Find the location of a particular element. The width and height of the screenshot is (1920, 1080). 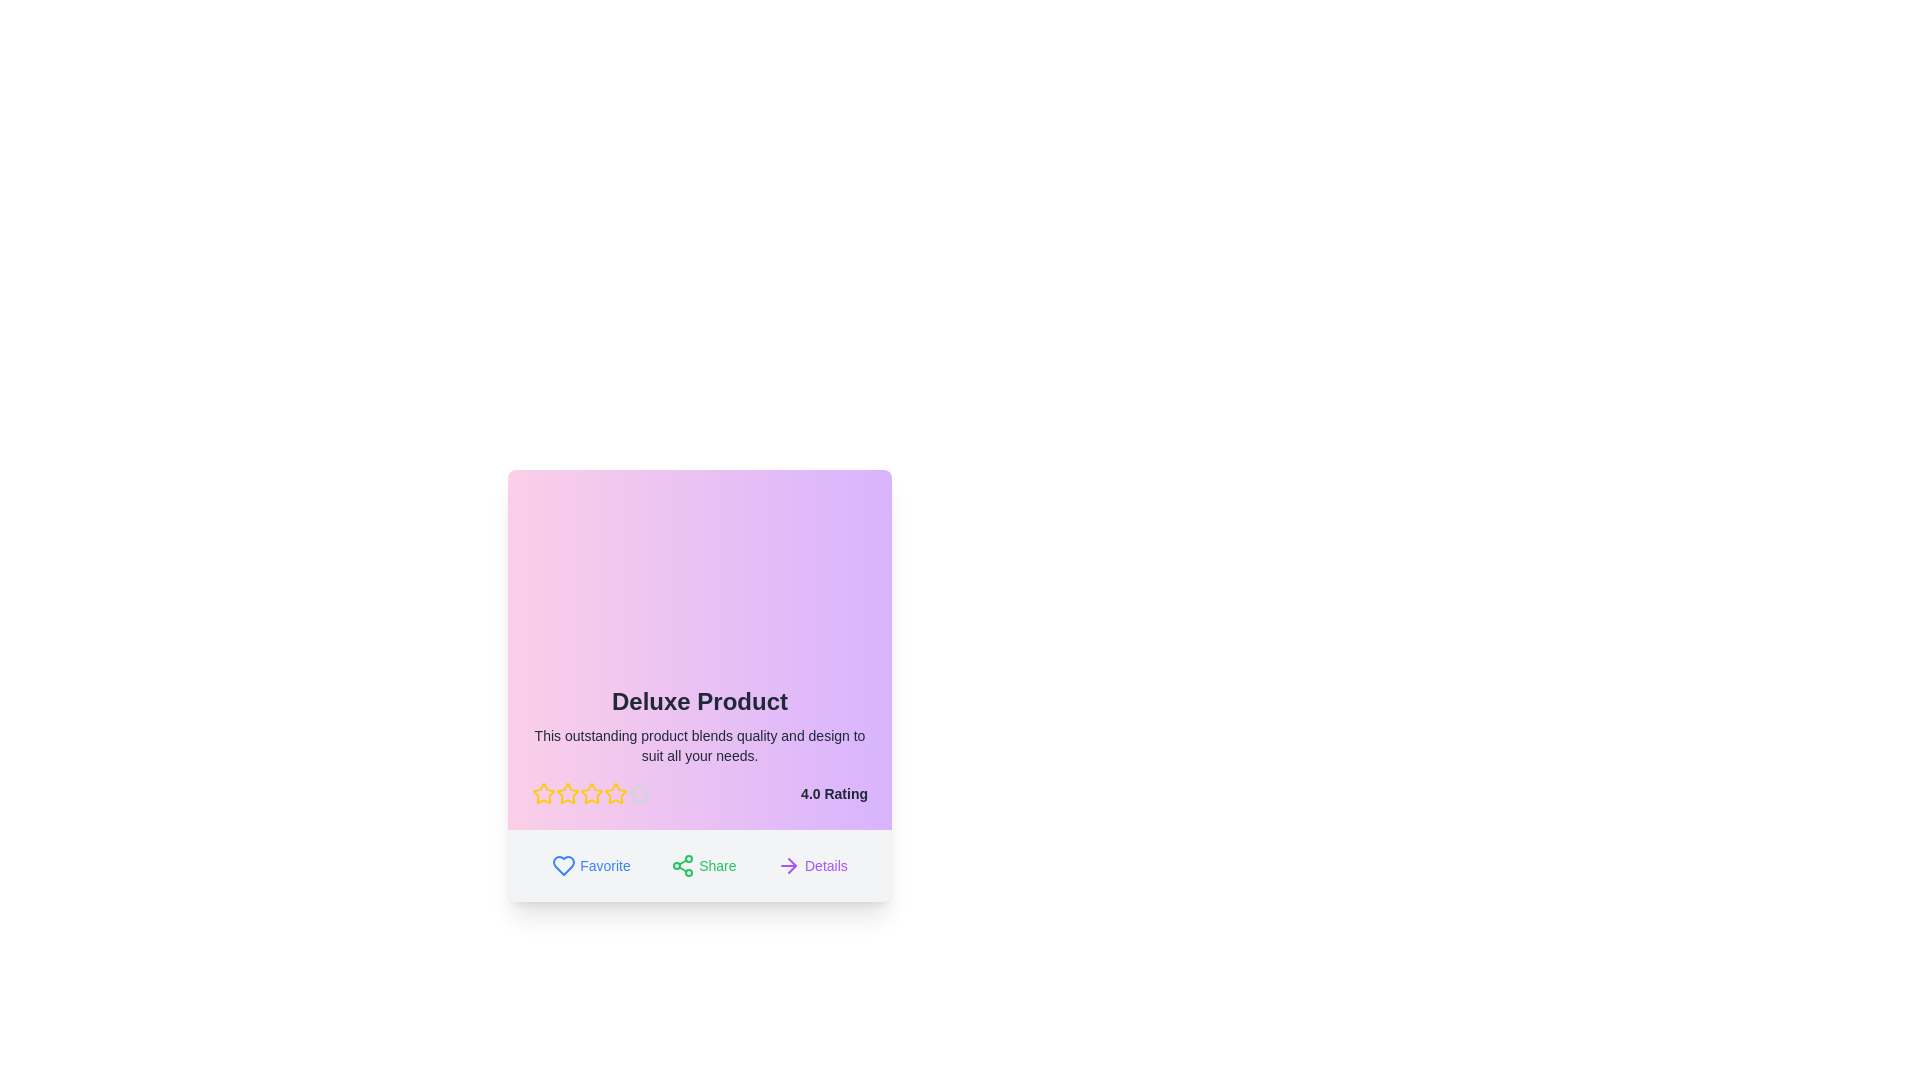

the 'Details' button located at the rightmost position of the horizontal button group is located at coordinates (812, 865).